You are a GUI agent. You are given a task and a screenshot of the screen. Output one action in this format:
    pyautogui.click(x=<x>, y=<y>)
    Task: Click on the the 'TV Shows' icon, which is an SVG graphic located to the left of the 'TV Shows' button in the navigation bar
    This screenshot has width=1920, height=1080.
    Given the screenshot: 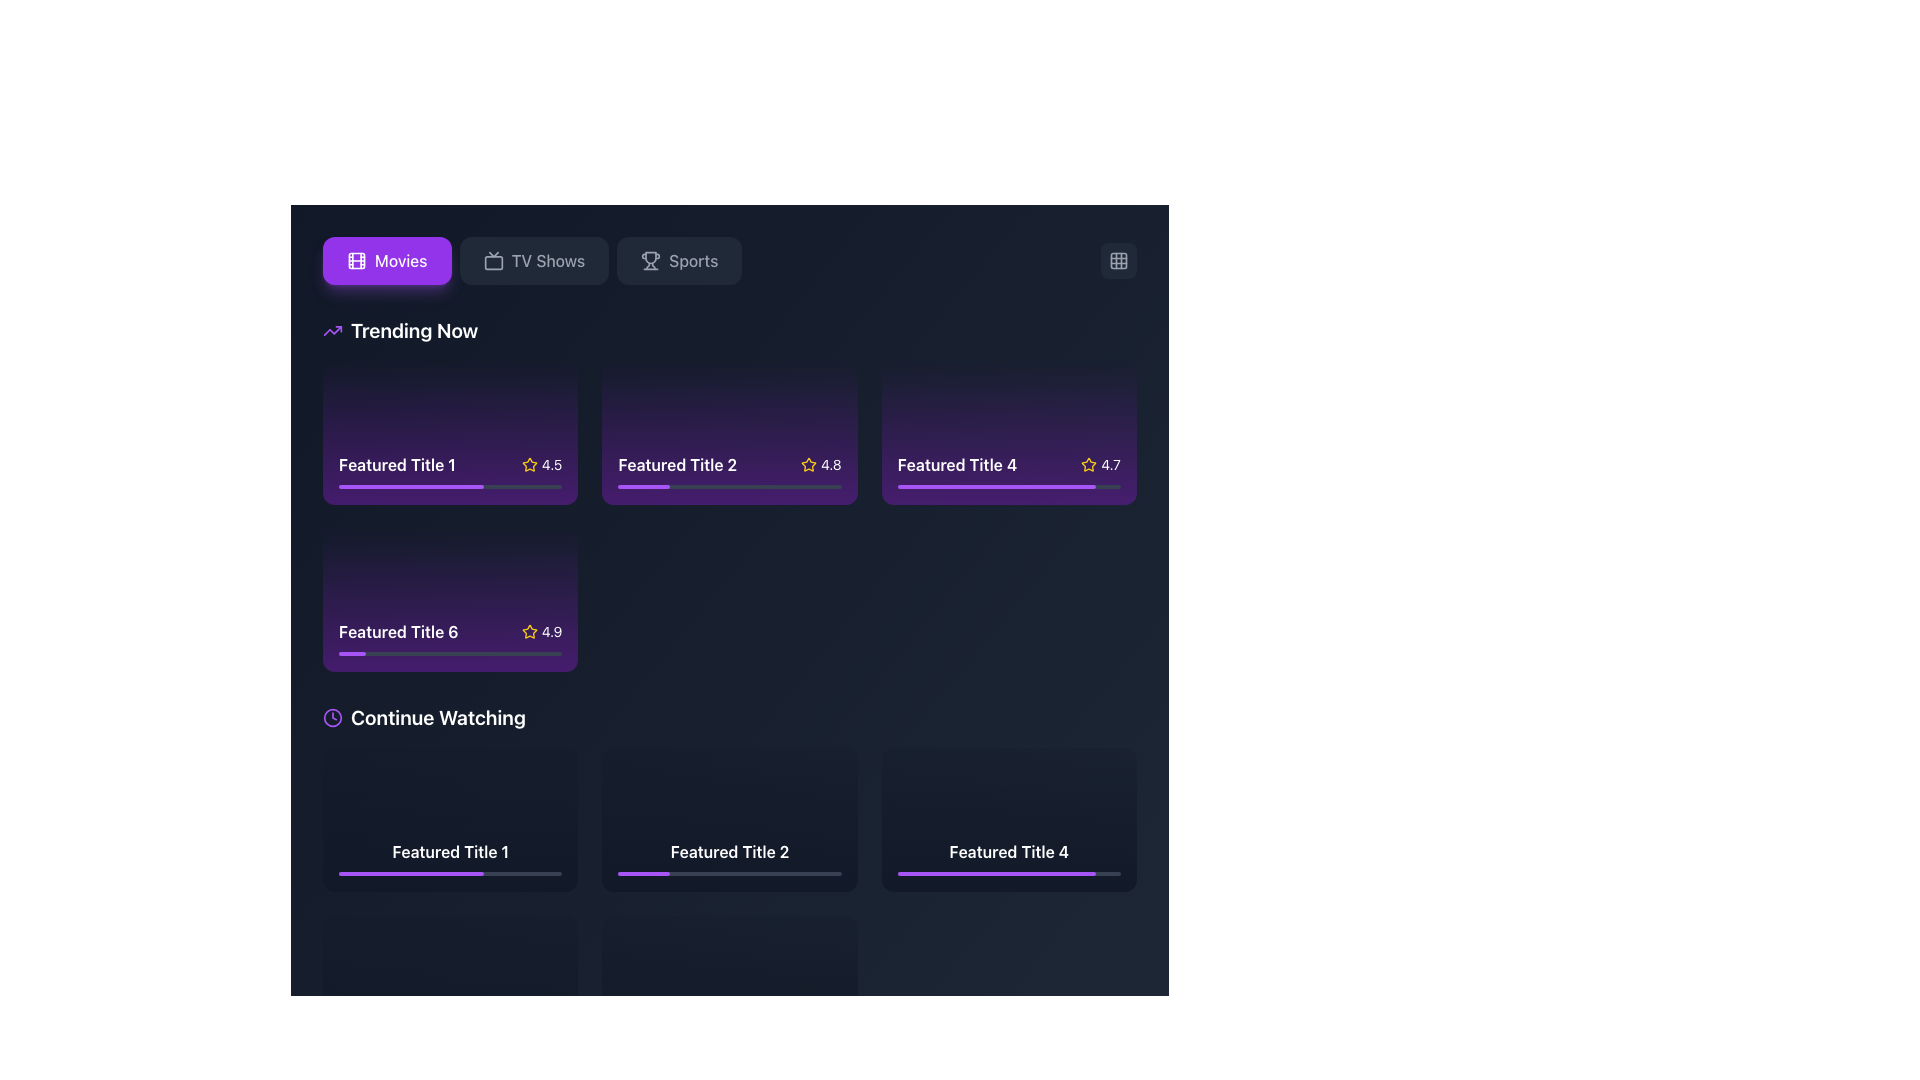 What is the action you would take?
    pyautogui.click(x=493, y=260)
    